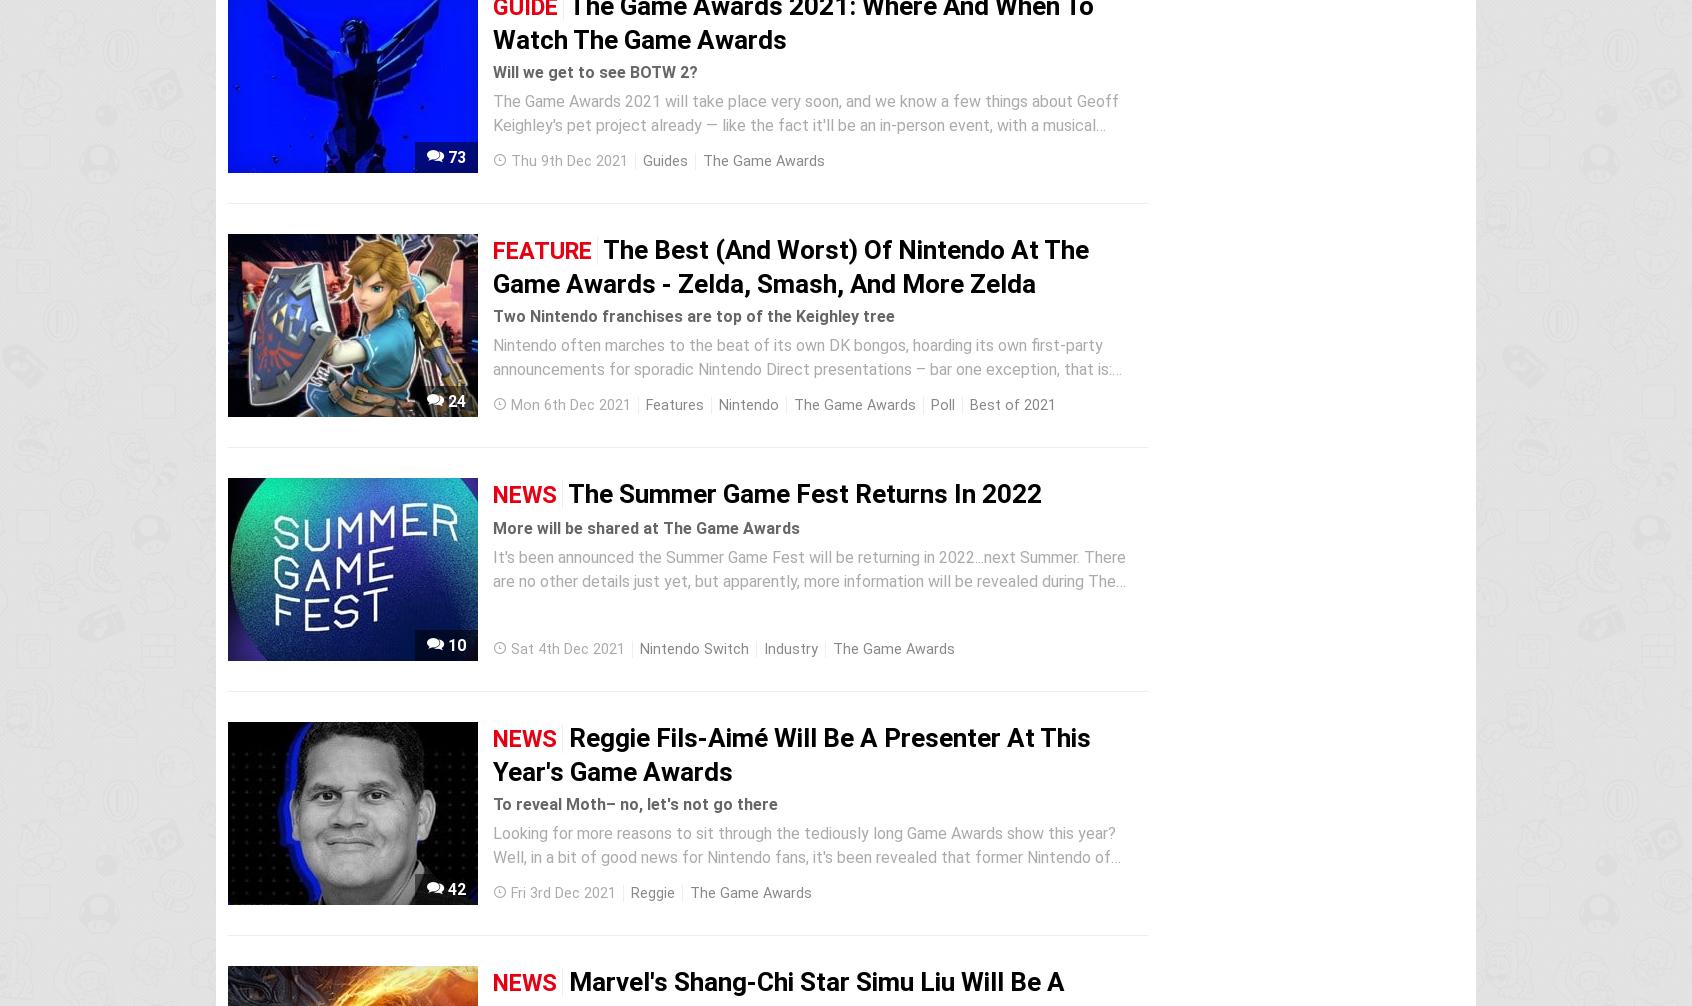 The image size is (1692, 1006). Describe the element at coordinates (652, 892) in the screenshot. I see `'Reggie'` at that location.